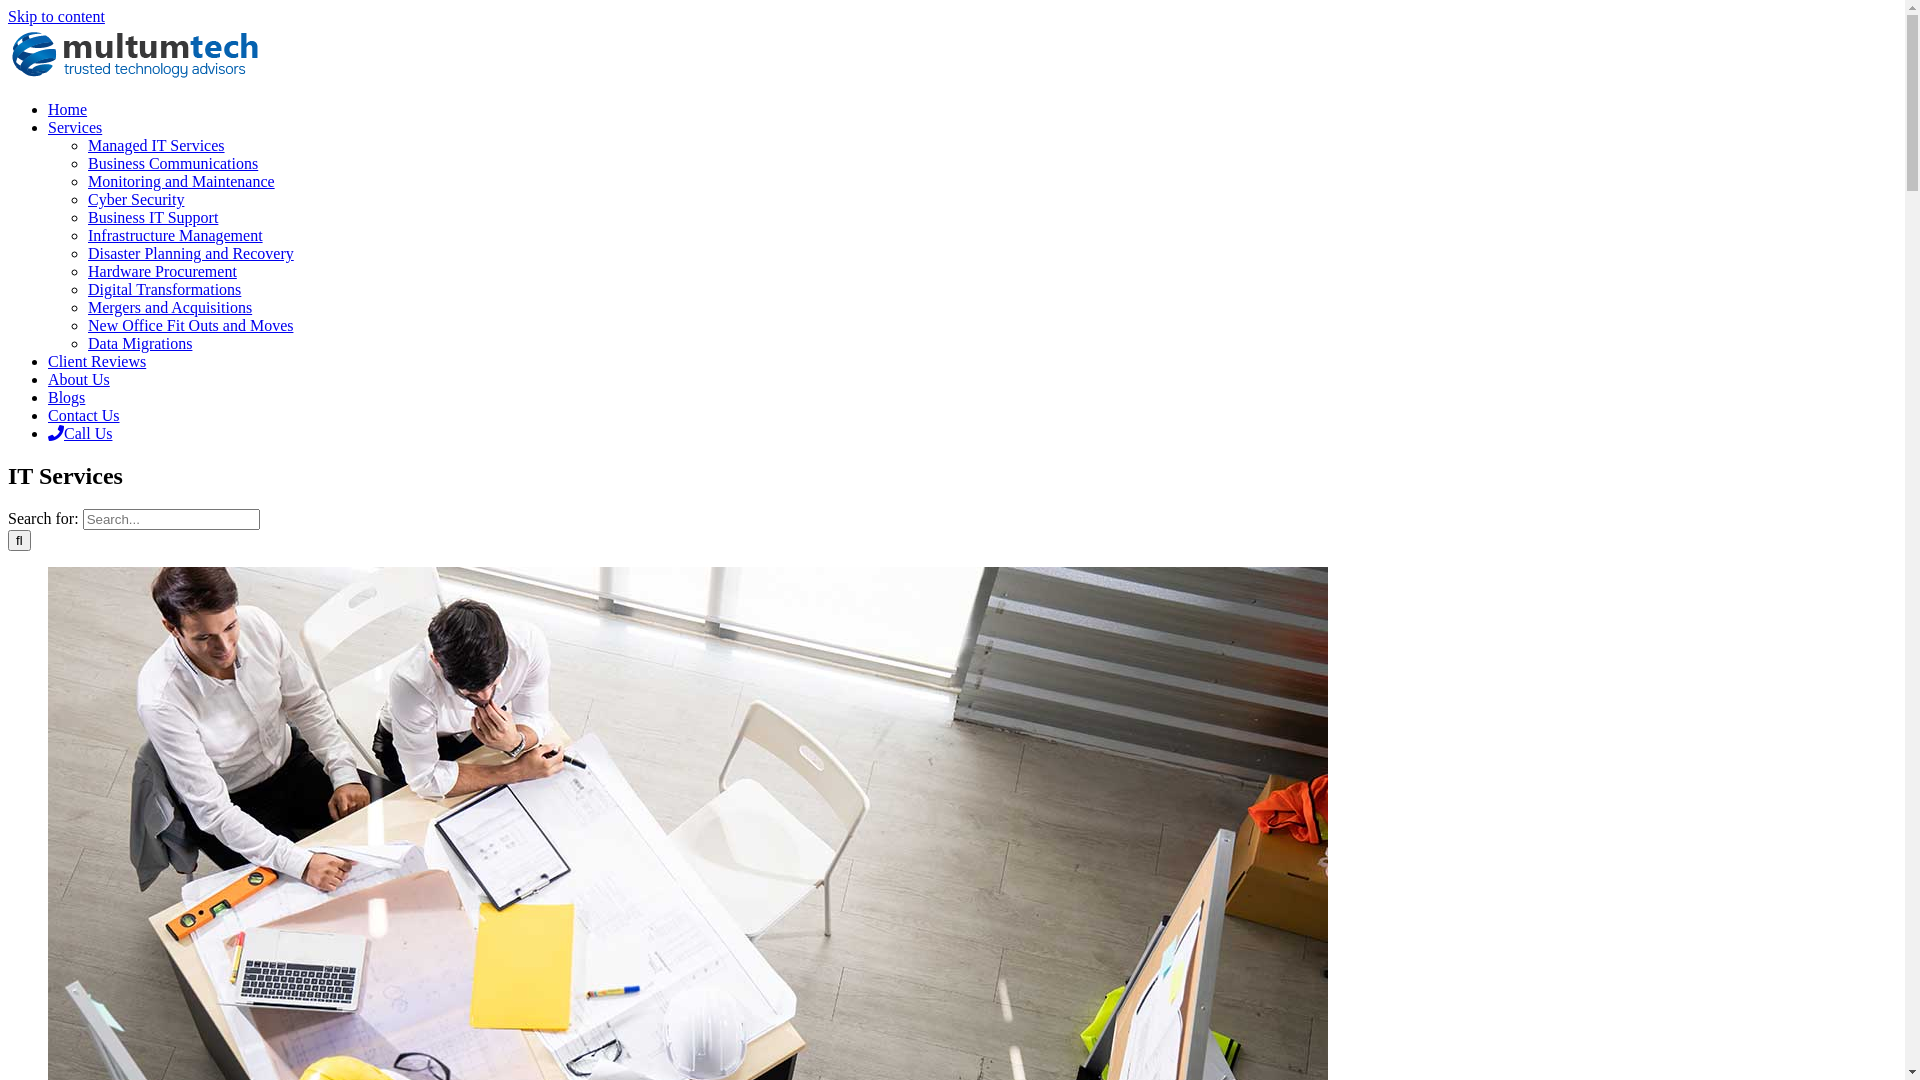 This screenshot has width=1920, height=1080. I want to click on 'Blogs', so click(66, 397).